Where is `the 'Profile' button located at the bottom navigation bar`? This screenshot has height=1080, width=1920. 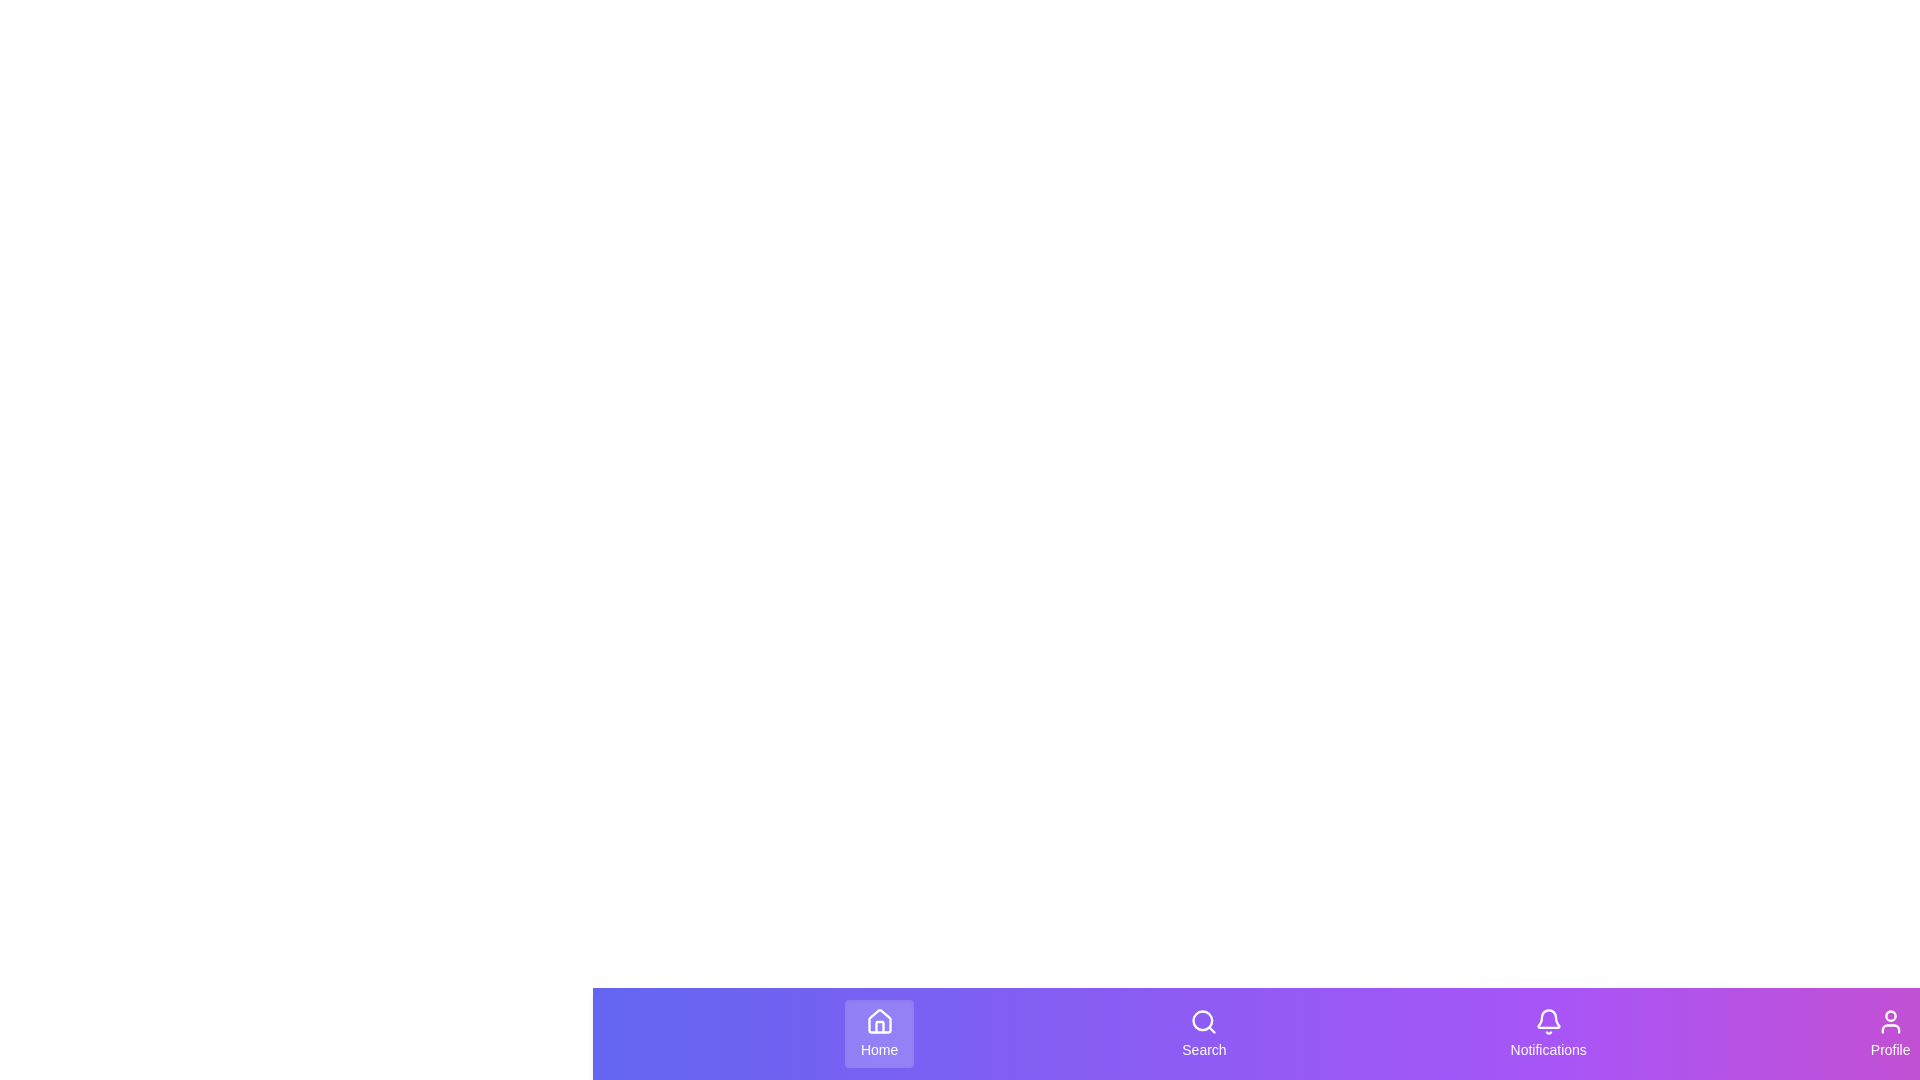 the 'Profile' button located at the bottom navigation bar is located at coordinates (1889, 1033).